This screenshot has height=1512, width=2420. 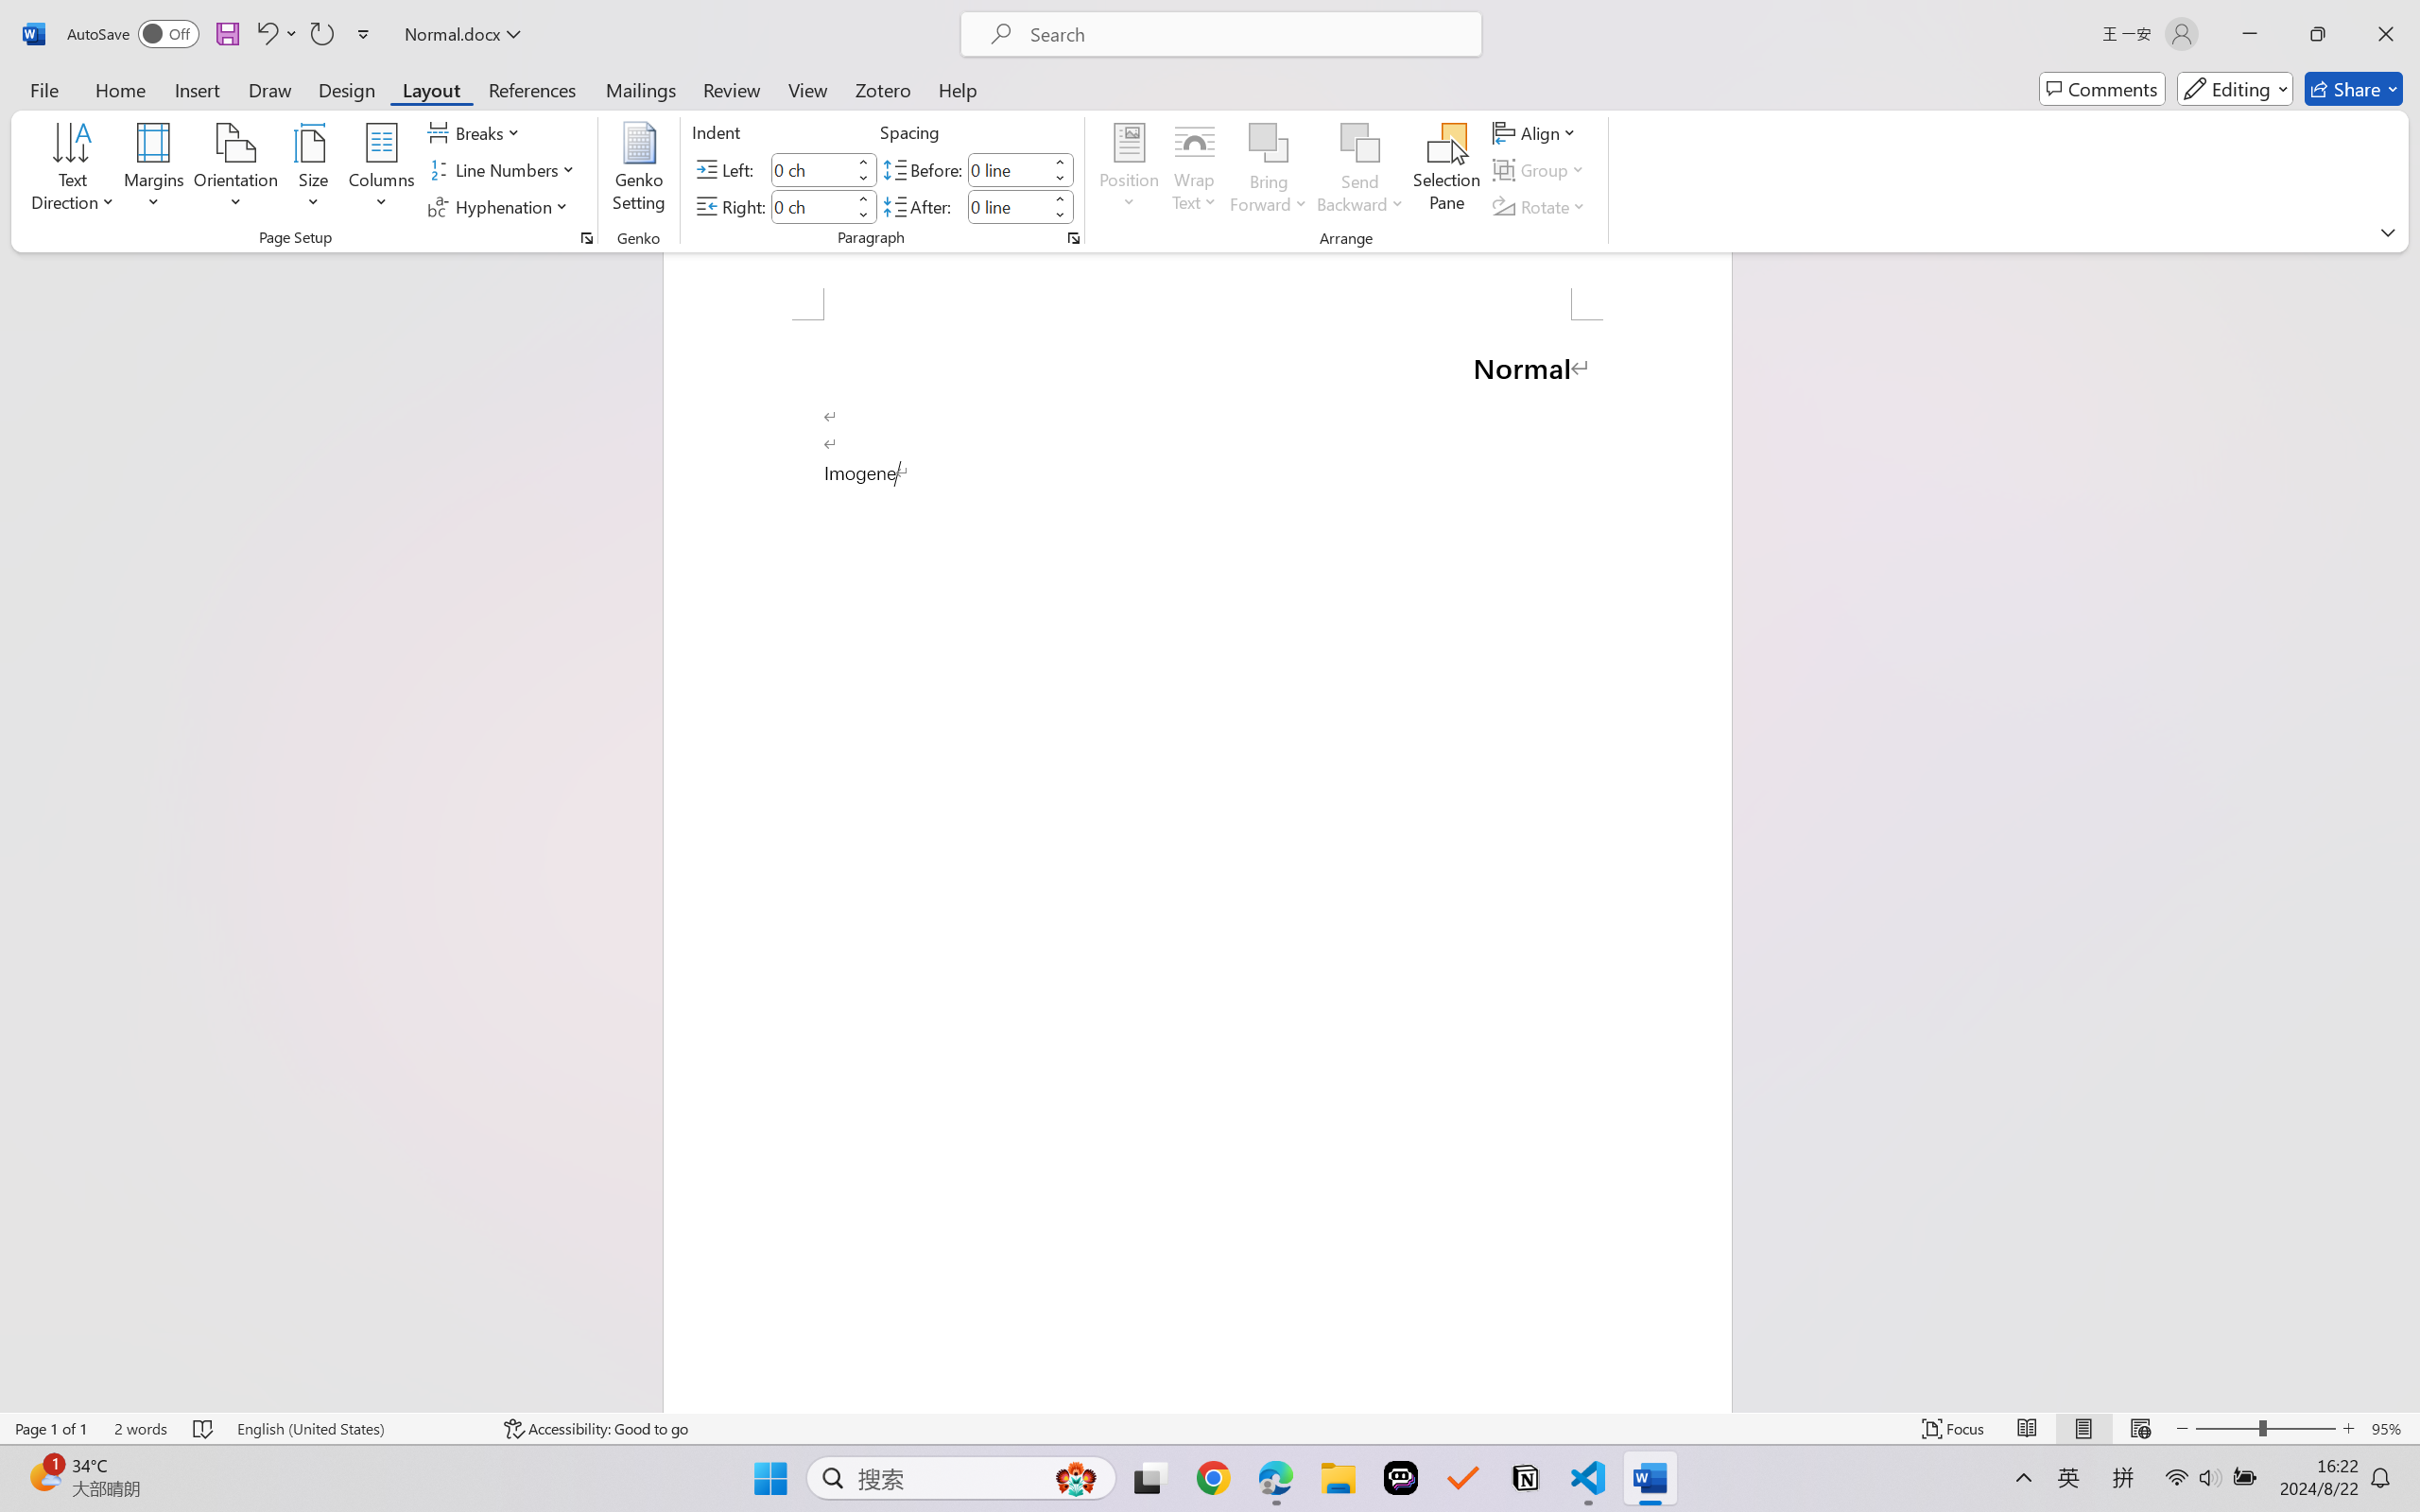 I want to click on 'Size', so click(x=314, y=170).